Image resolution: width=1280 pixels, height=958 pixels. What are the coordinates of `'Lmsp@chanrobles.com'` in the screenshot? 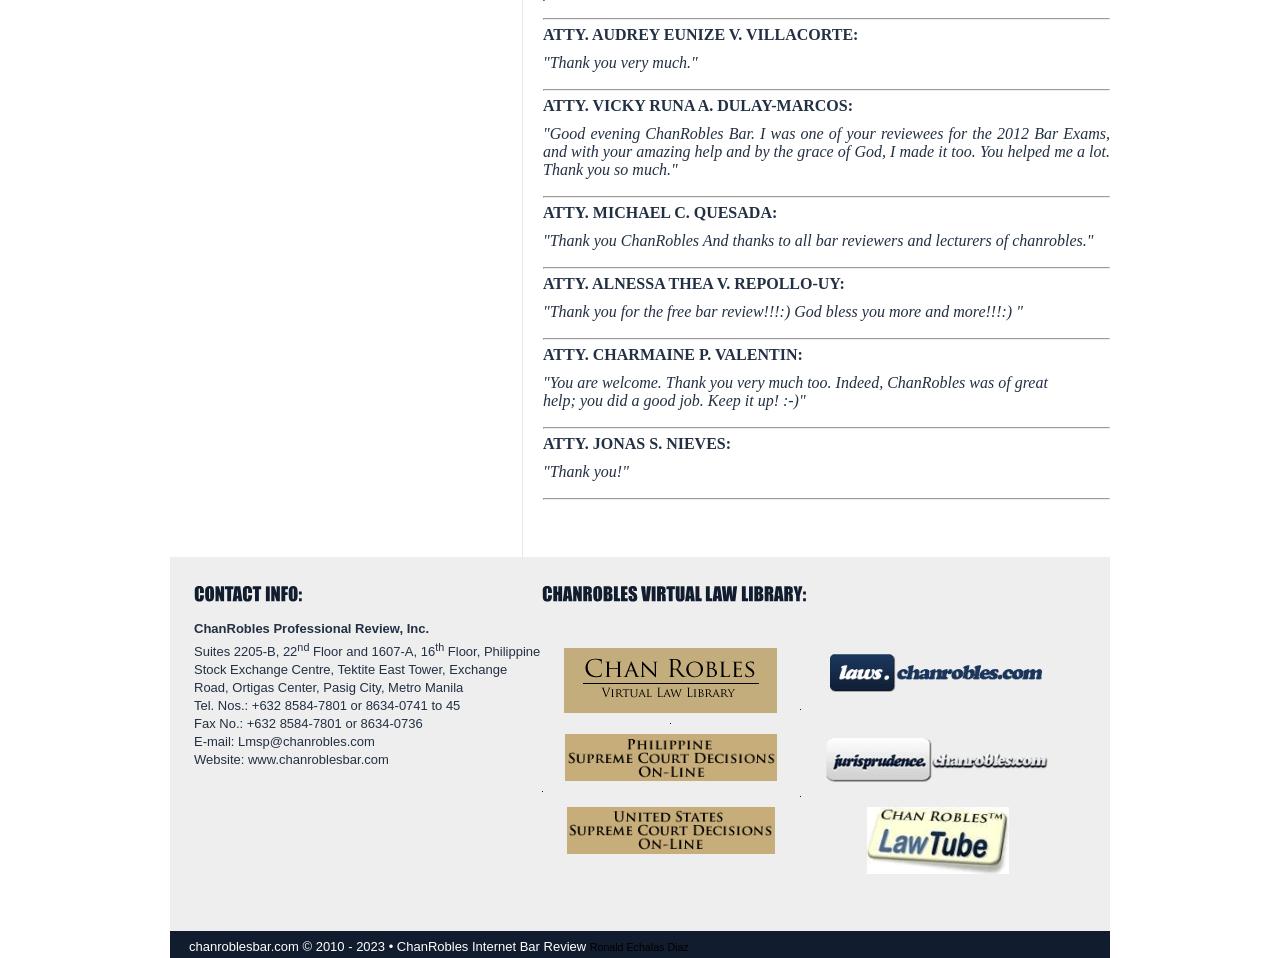 It's located at (237, 741).